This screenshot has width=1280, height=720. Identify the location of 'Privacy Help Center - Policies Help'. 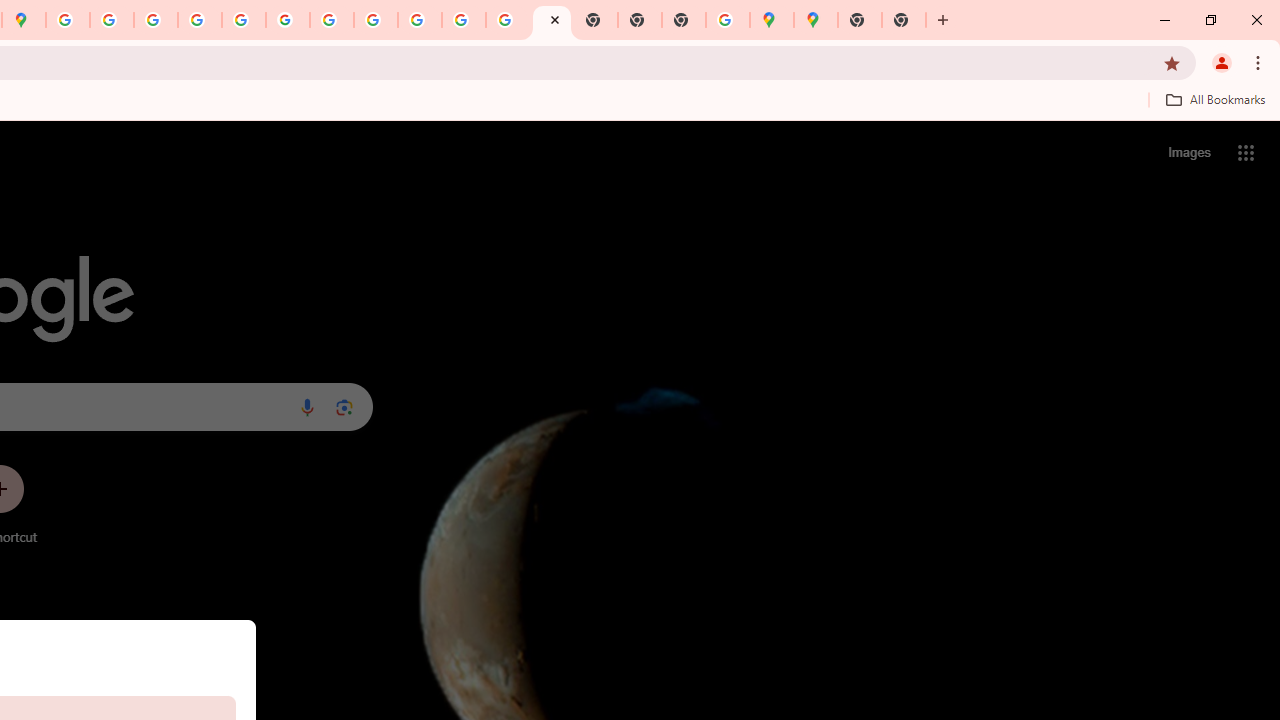
(199, 20).